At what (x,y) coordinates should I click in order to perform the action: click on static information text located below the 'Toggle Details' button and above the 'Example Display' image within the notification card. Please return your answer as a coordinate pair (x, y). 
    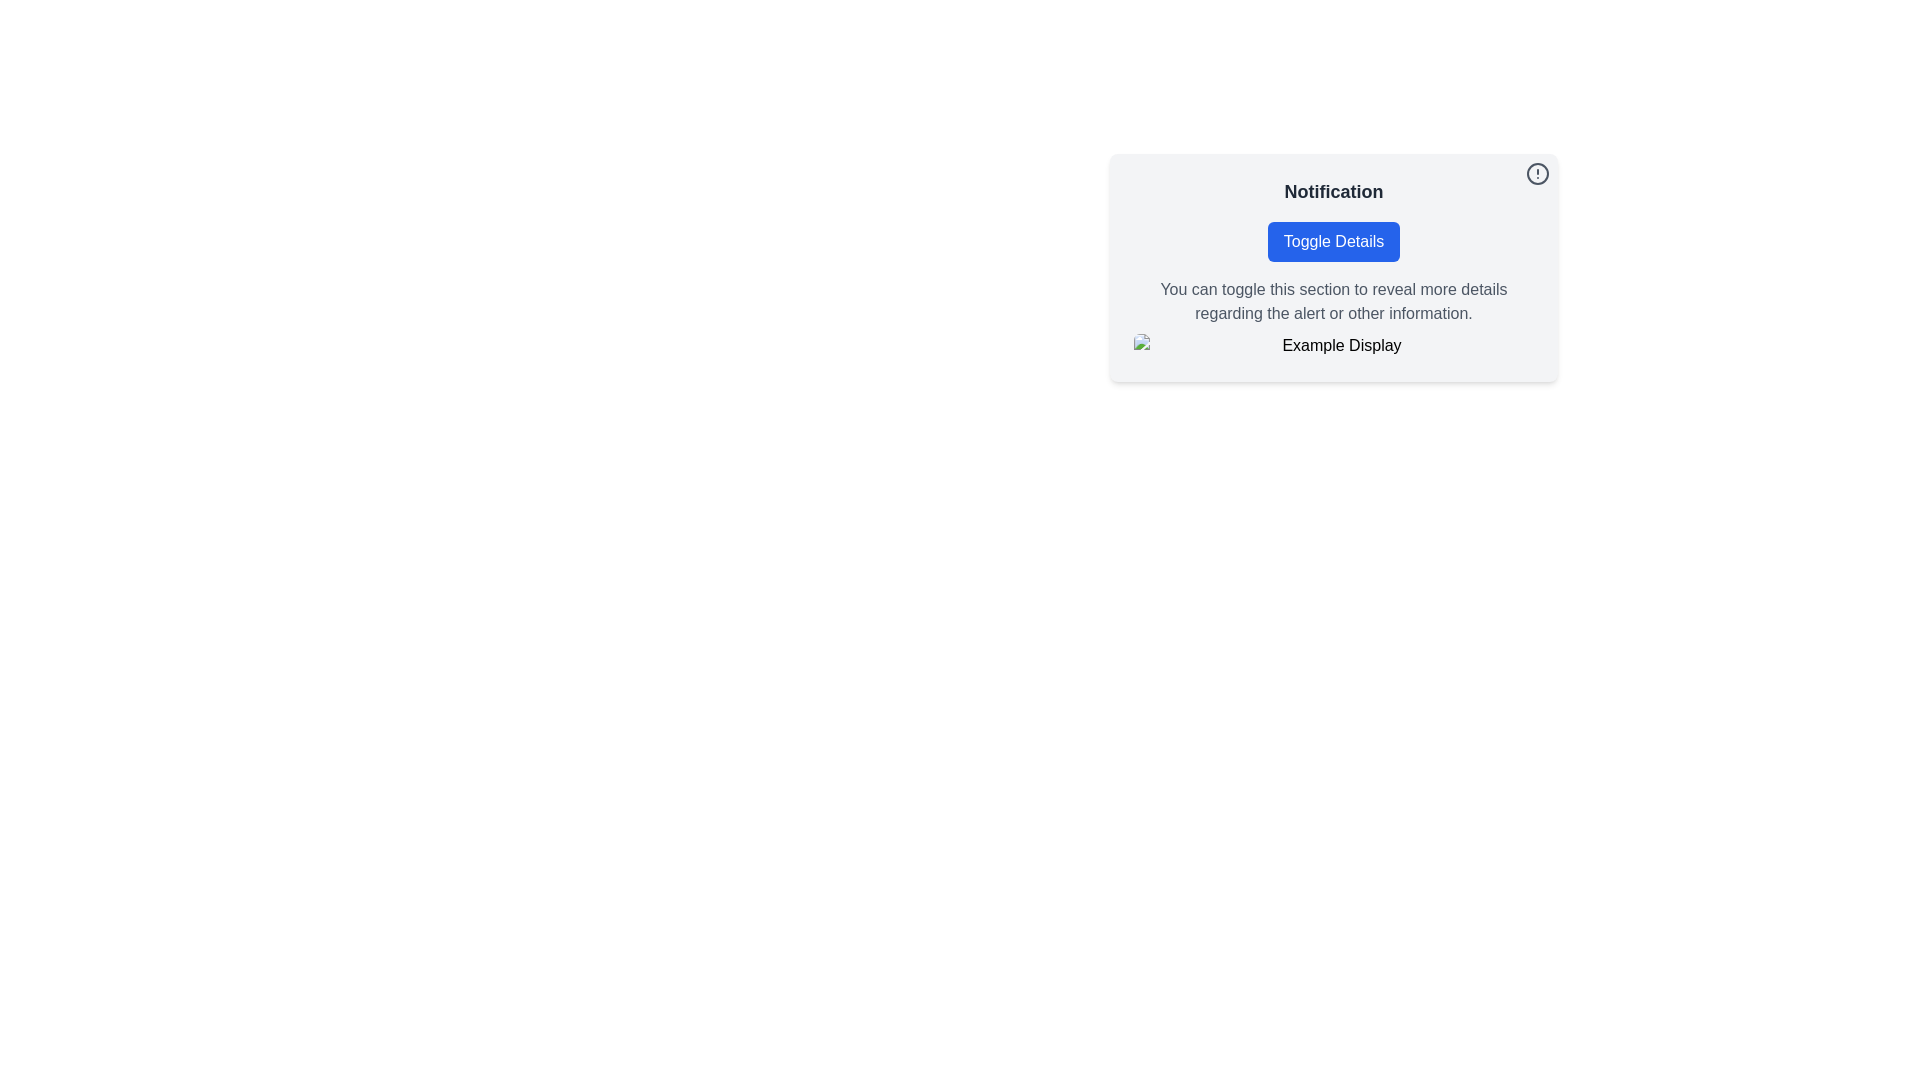
    Looking at the image, I should click on (1334, 301).